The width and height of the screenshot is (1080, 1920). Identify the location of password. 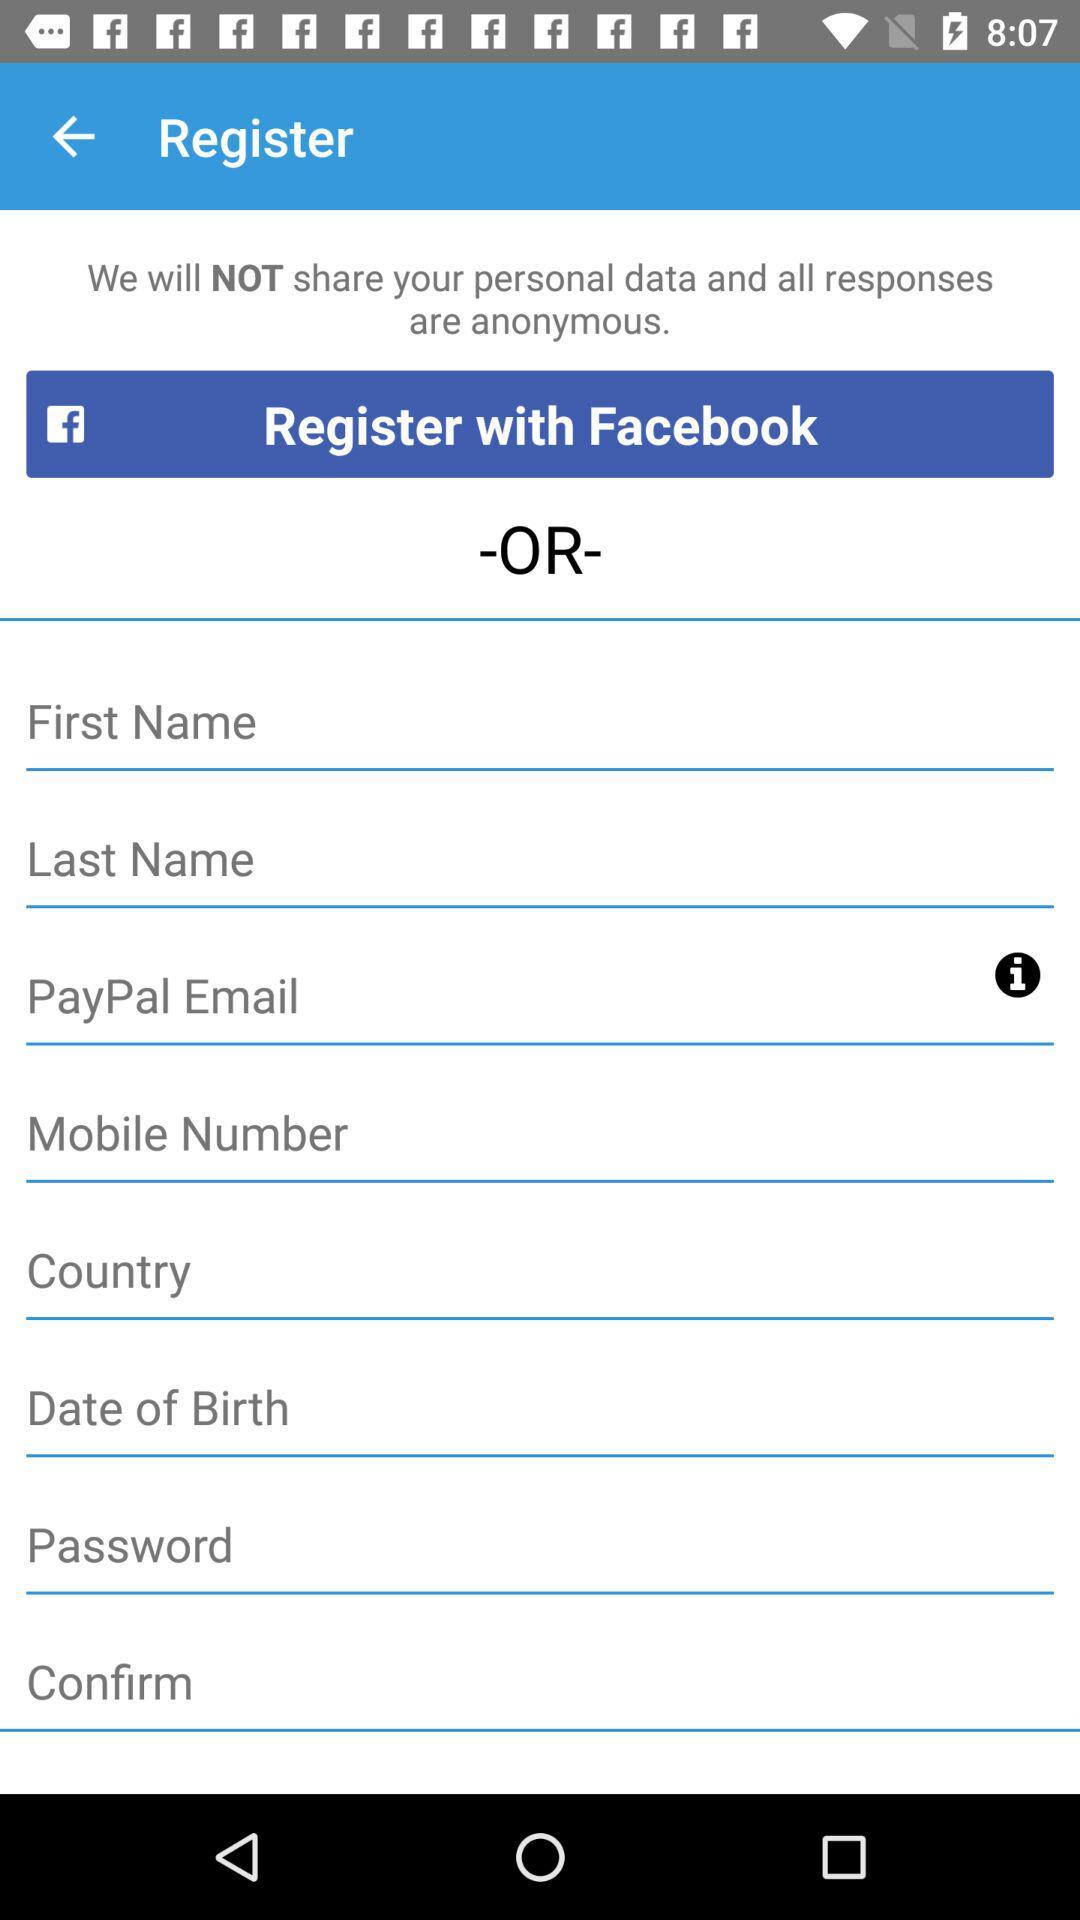
(540, 1545).